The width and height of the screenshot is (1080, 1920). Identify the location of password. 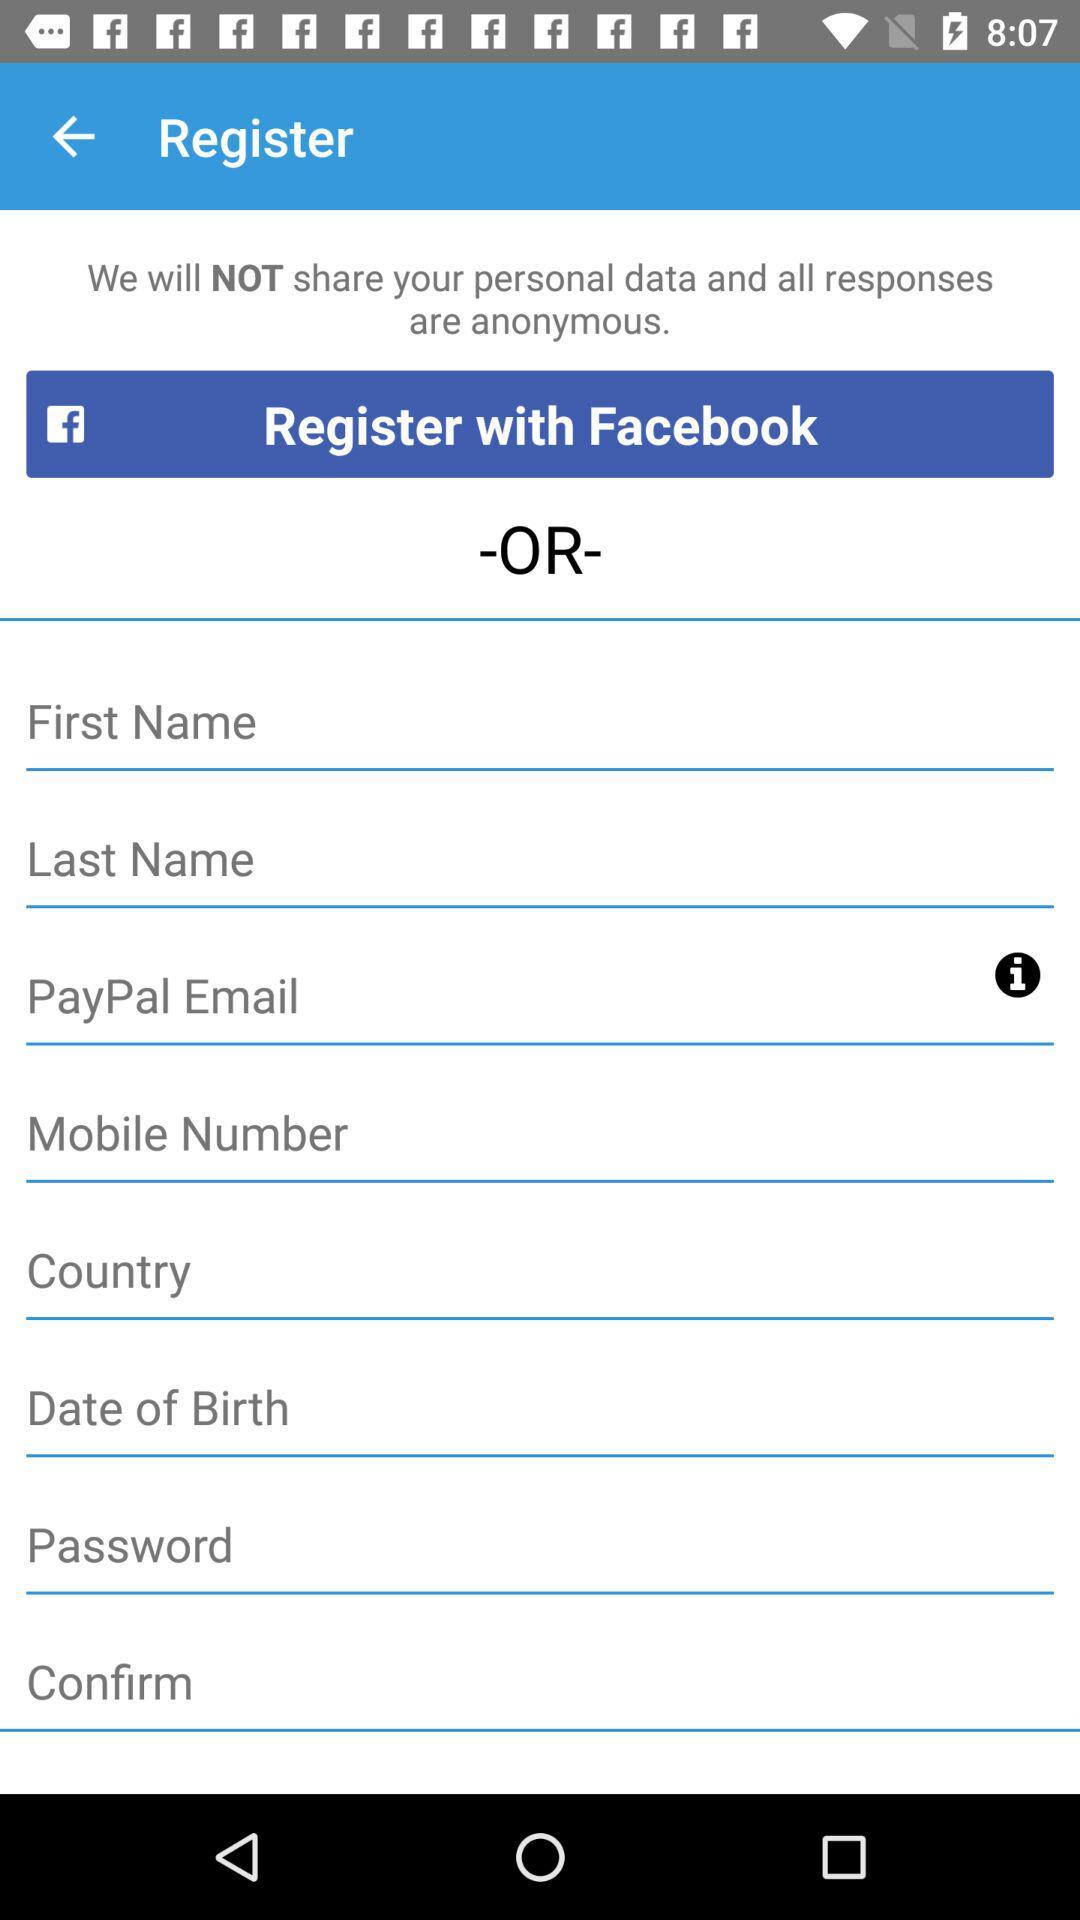
(540, 1545).